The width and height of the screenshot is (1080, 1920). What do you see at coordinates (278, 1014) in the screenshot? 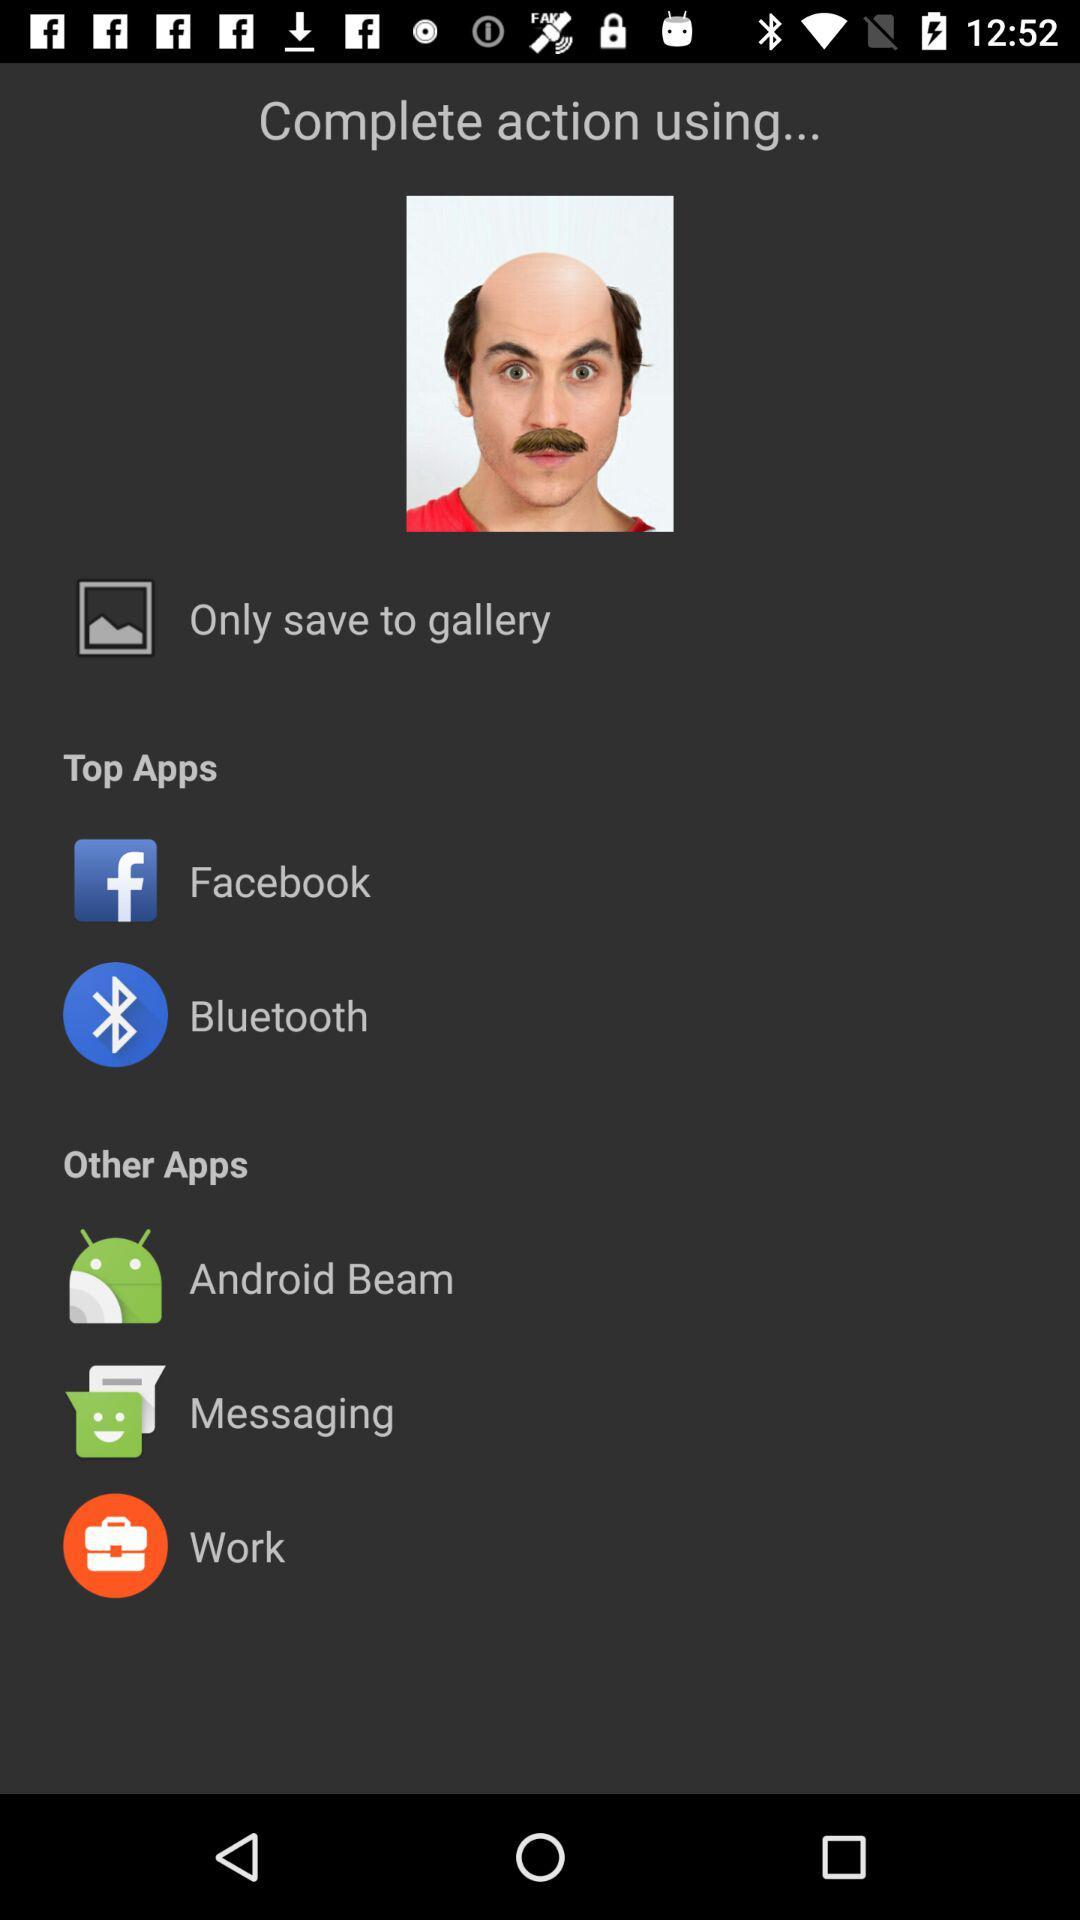
I see `the bluetooth item` at bounding box center [278, 1014].